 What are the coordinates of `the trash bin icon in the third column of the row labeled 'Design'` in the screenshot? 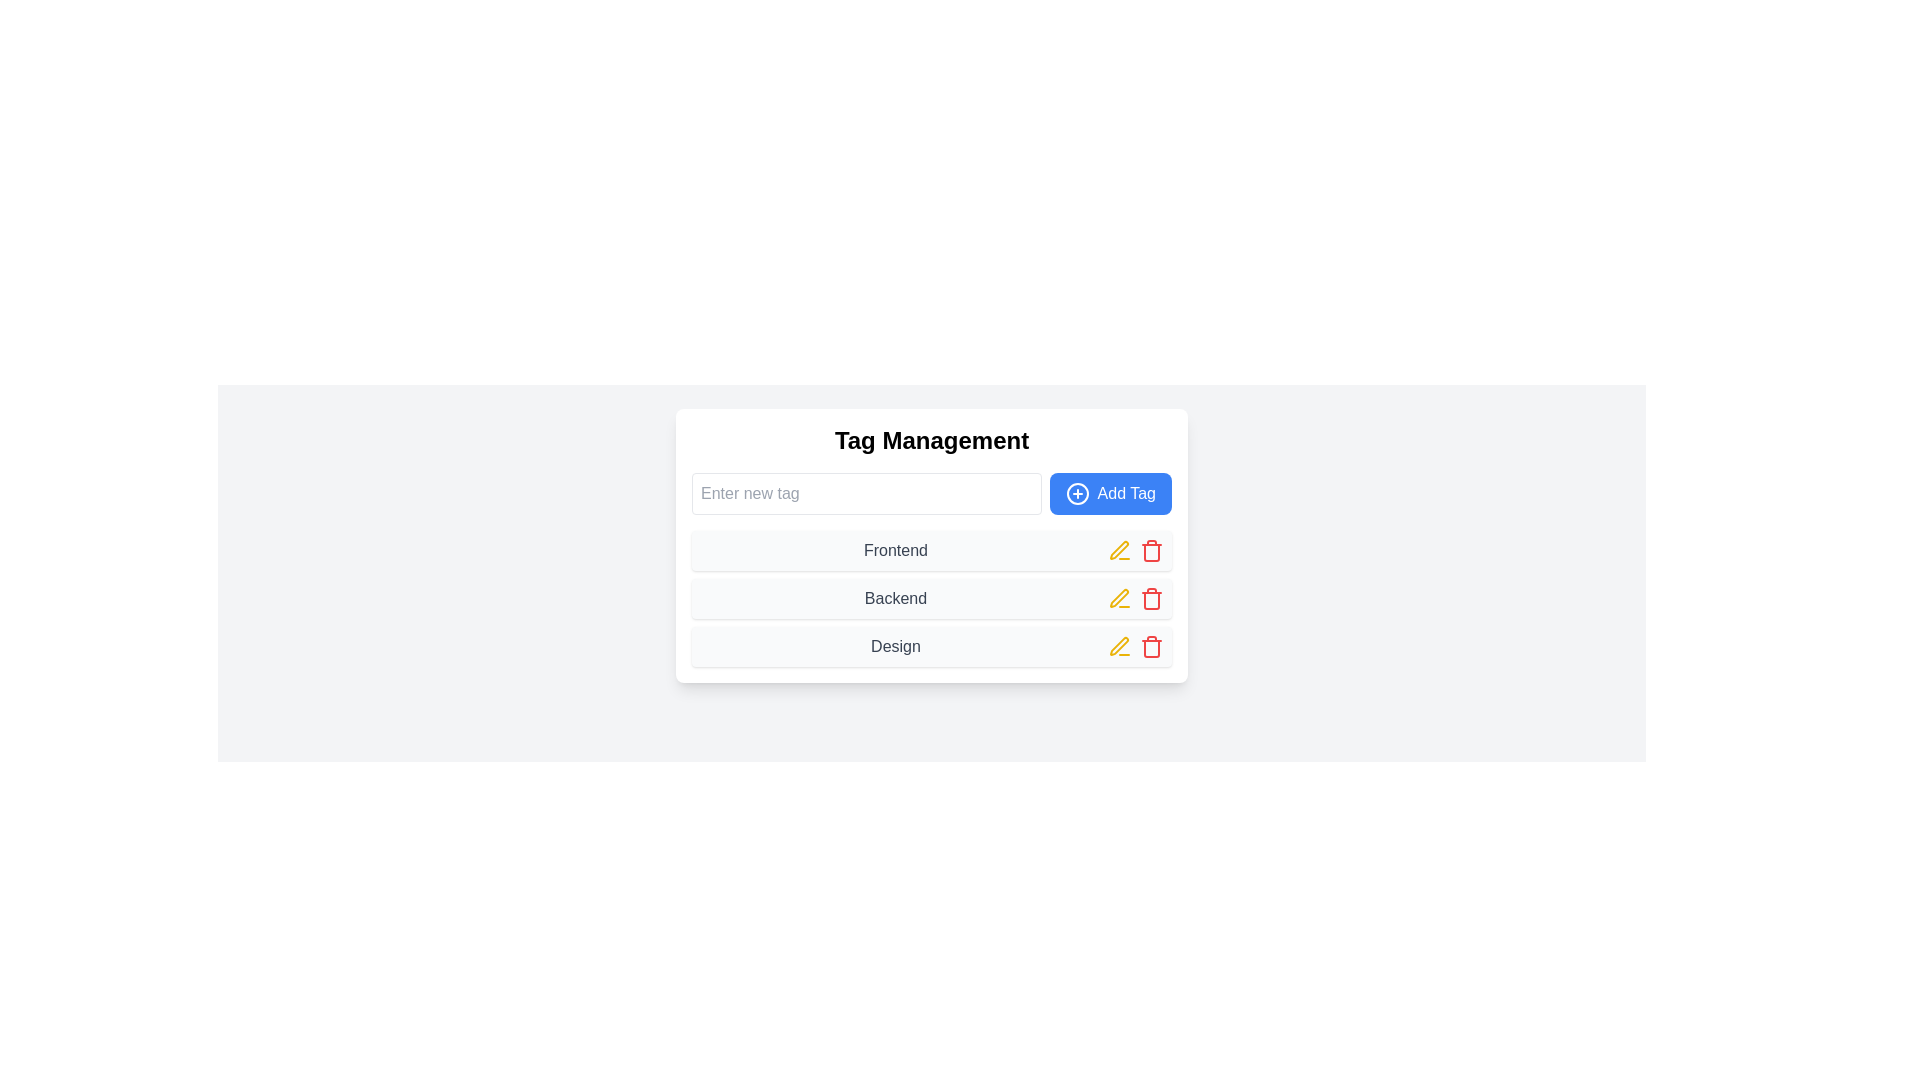 It's located at (1152, 647).